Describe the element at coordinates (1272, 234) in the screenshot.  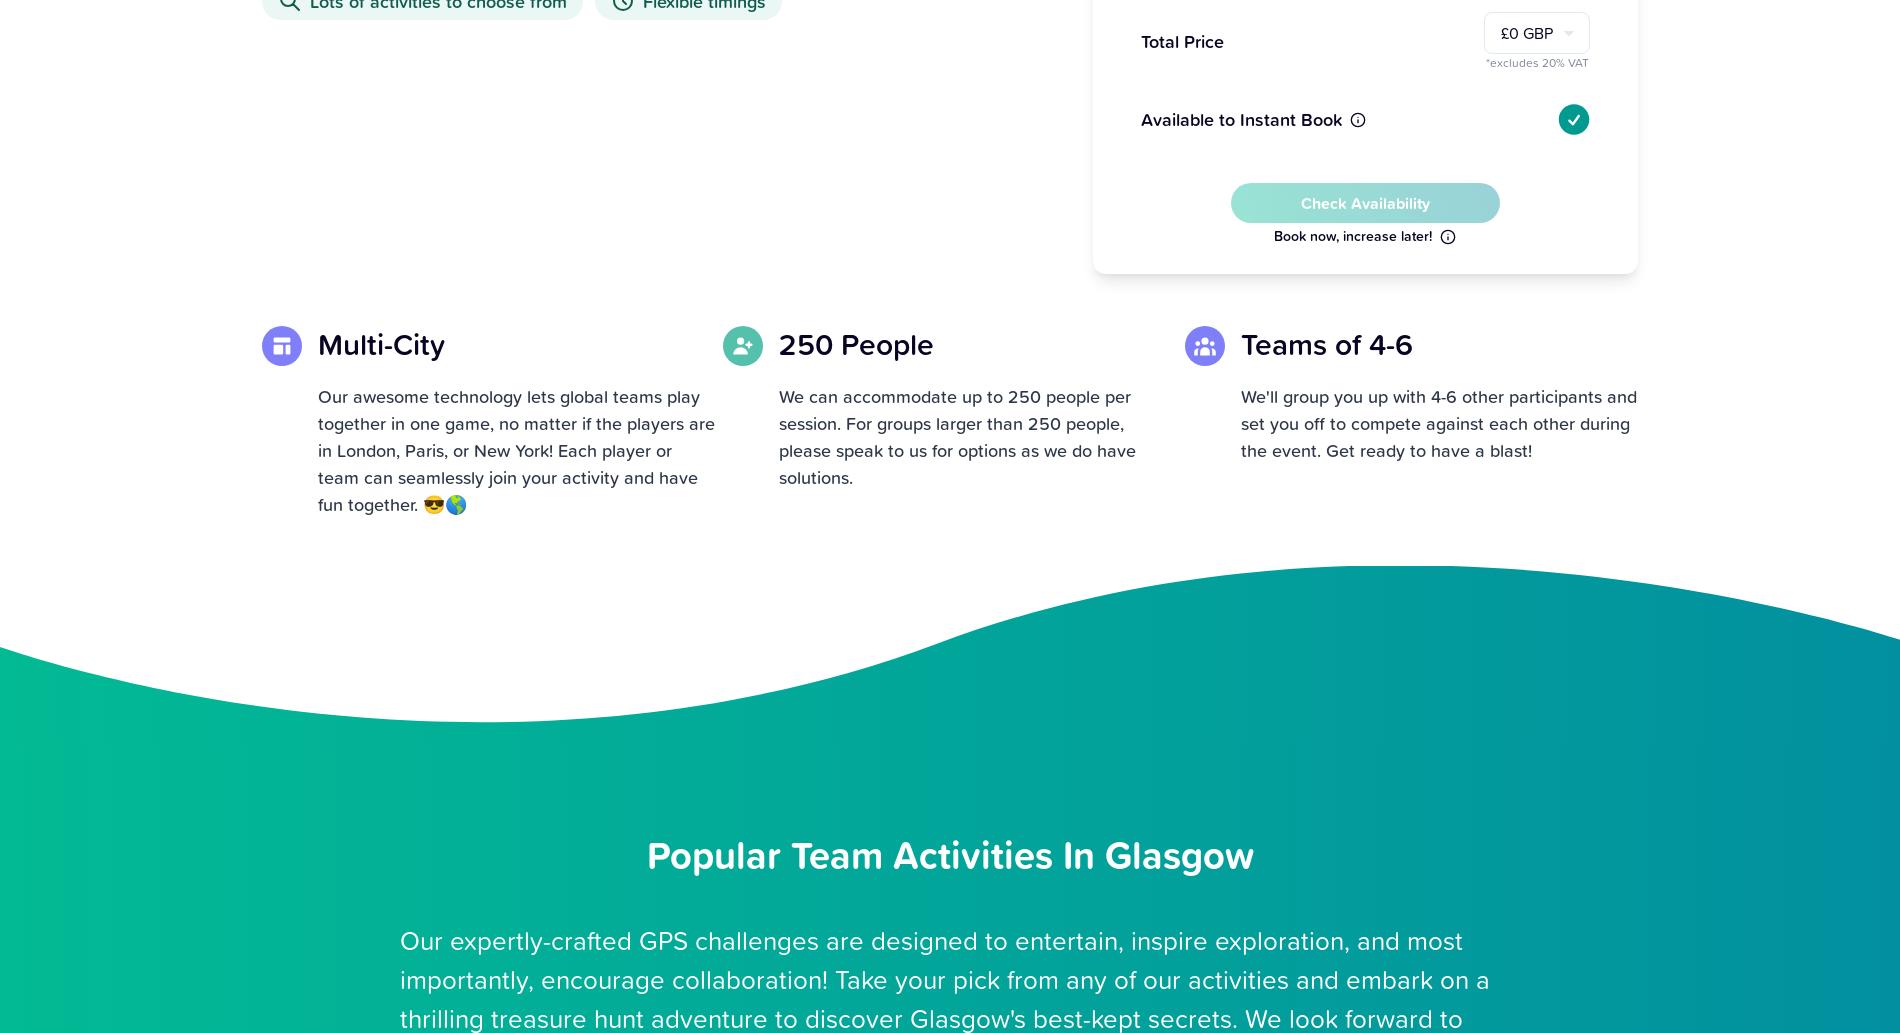
I see `'Book now, increase later!'` at that location.